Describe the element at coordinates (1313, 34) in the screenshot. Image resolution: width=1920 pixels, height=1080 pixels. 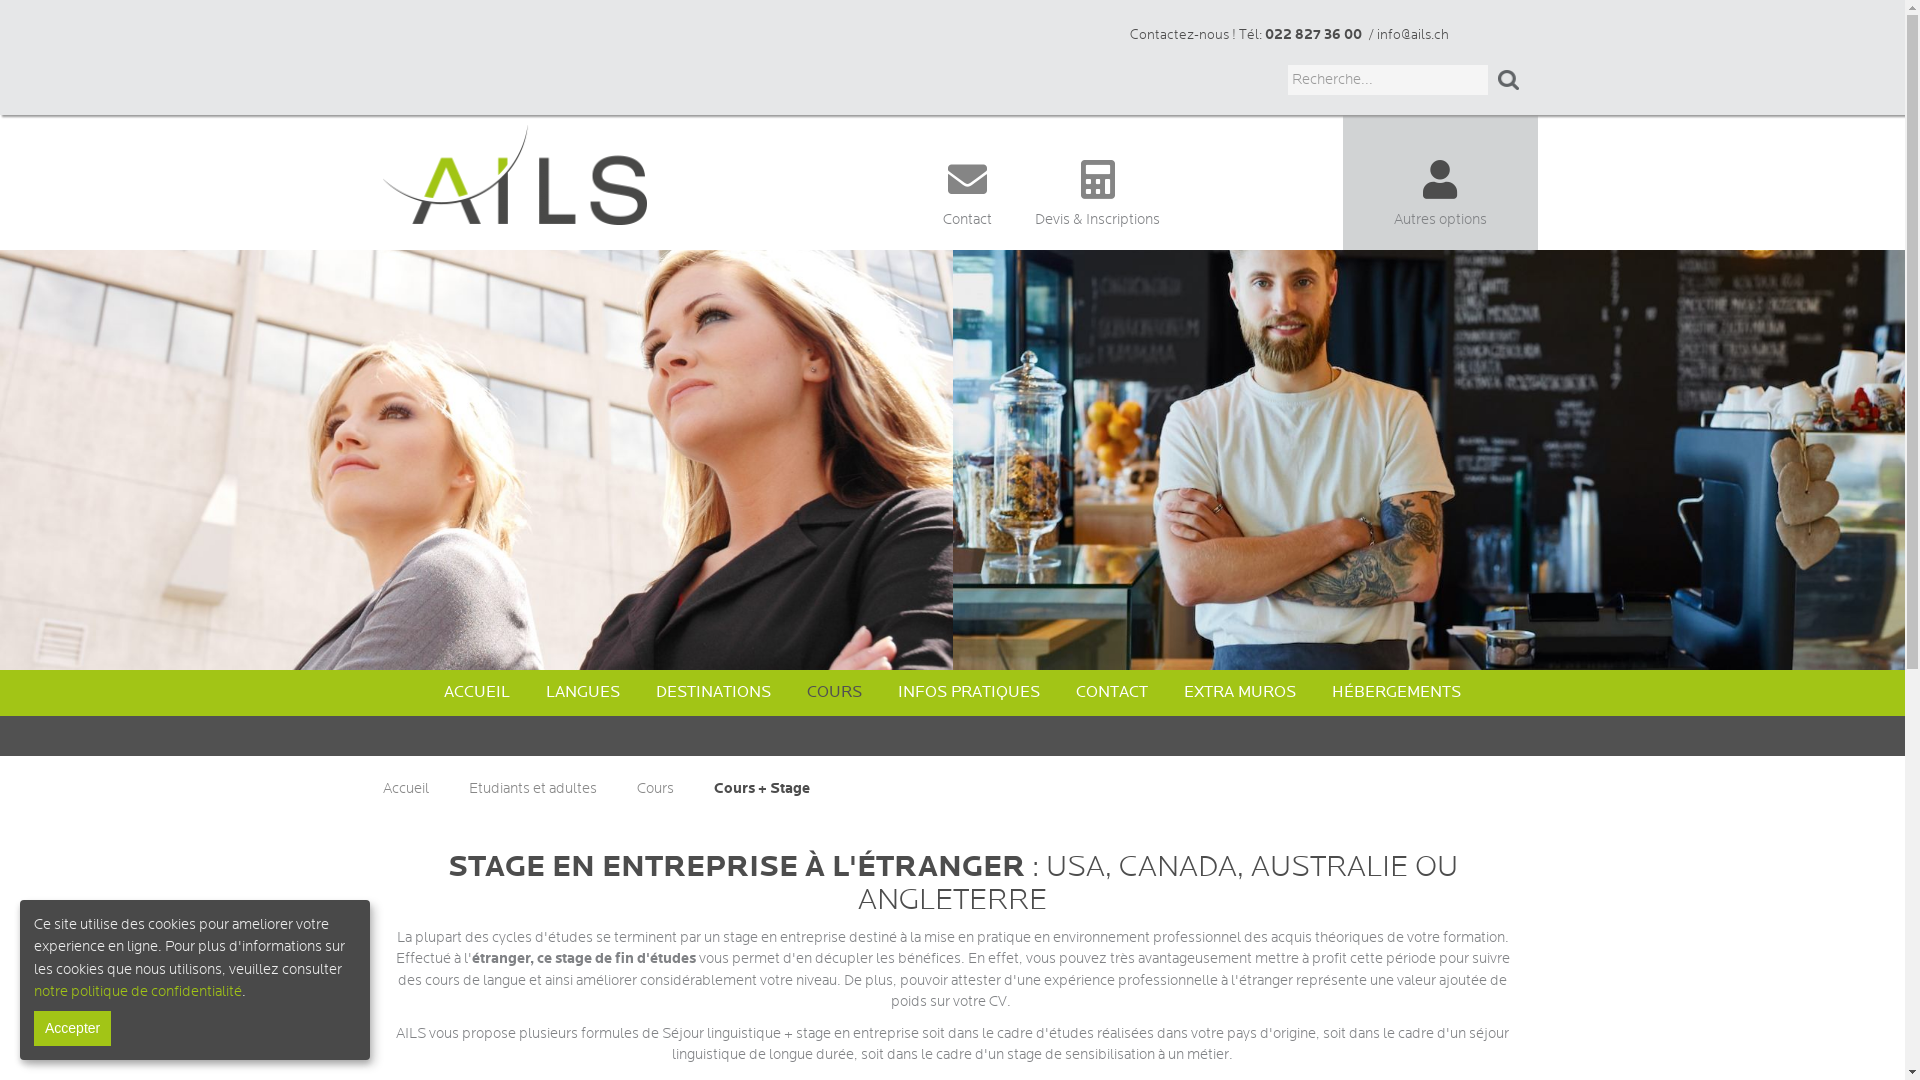
I see `'022 827 36 00'` at that location.